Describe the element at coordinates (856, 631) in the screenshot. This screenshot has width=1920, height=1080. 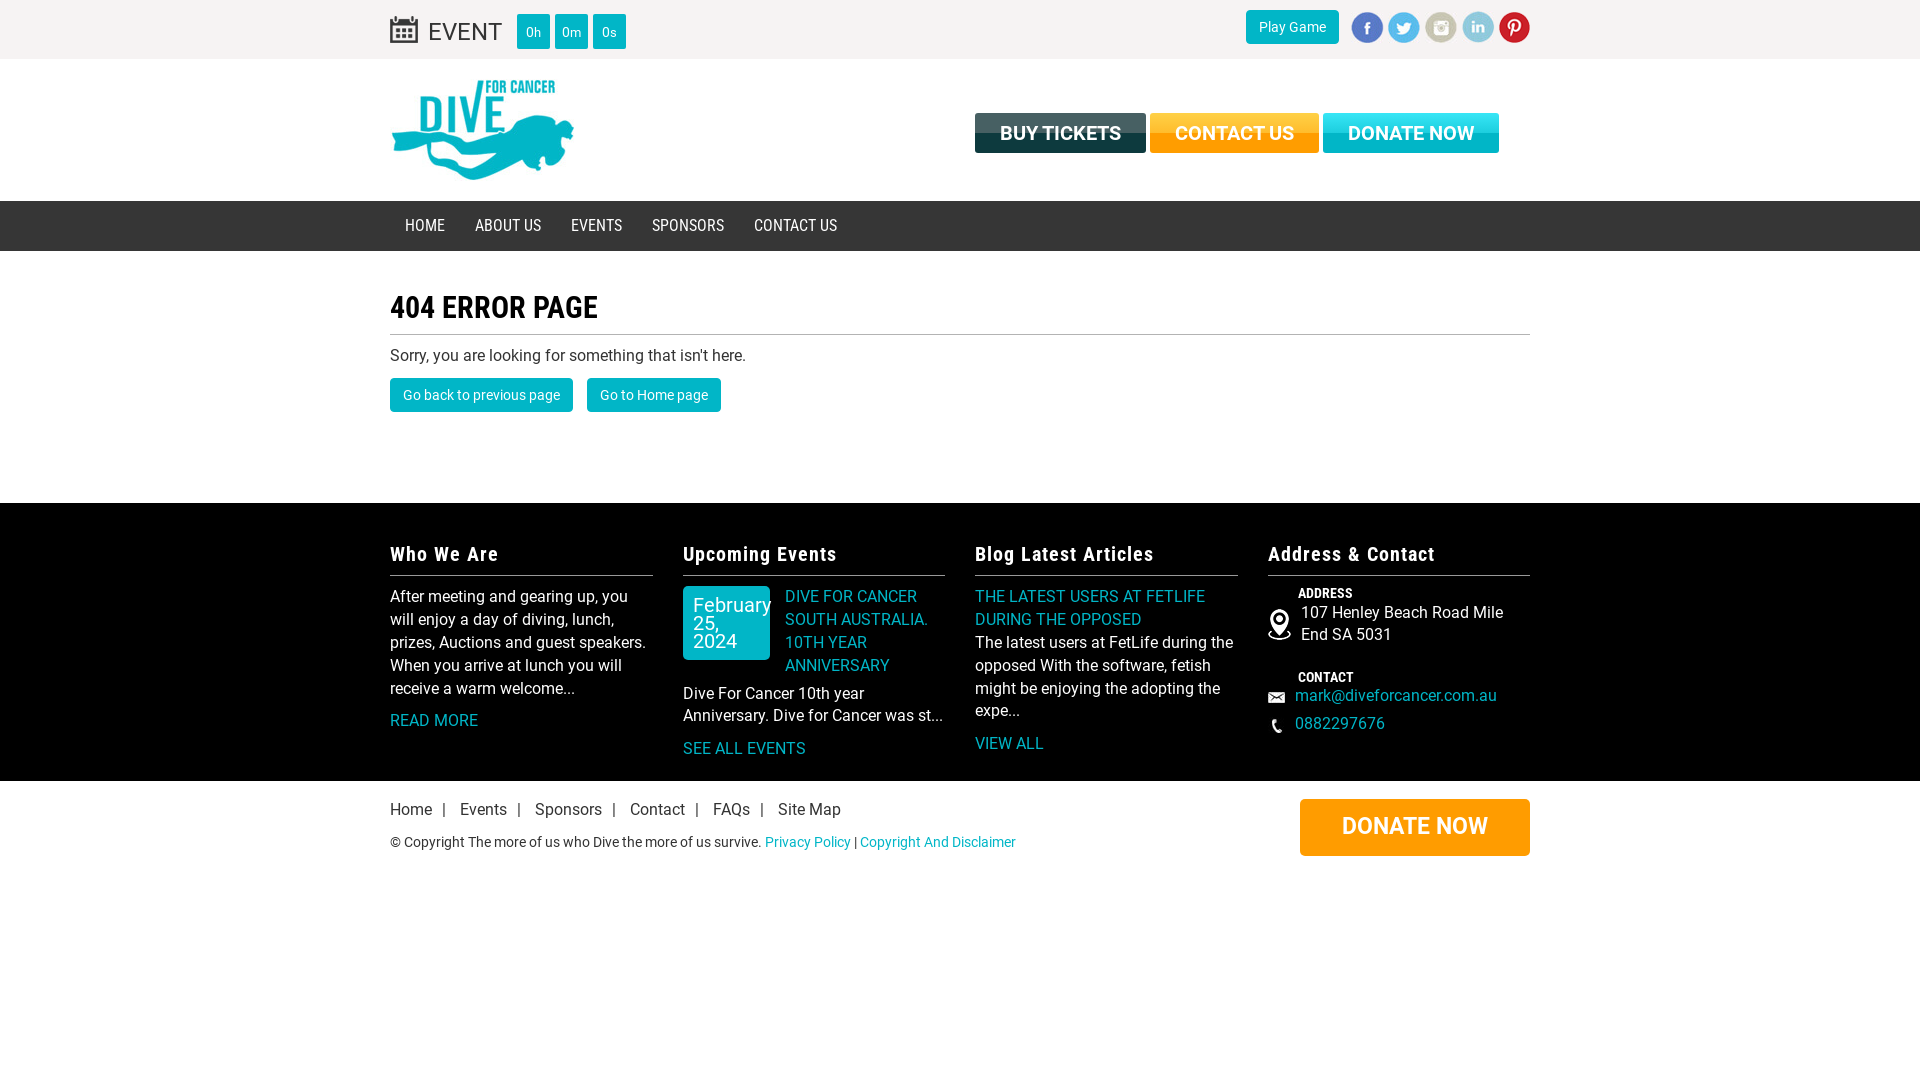
I see `'DIVE FOR CANCER SOUTH AUSTRALIA. 10TH YEAR ANNIVERSARY'` at that location.